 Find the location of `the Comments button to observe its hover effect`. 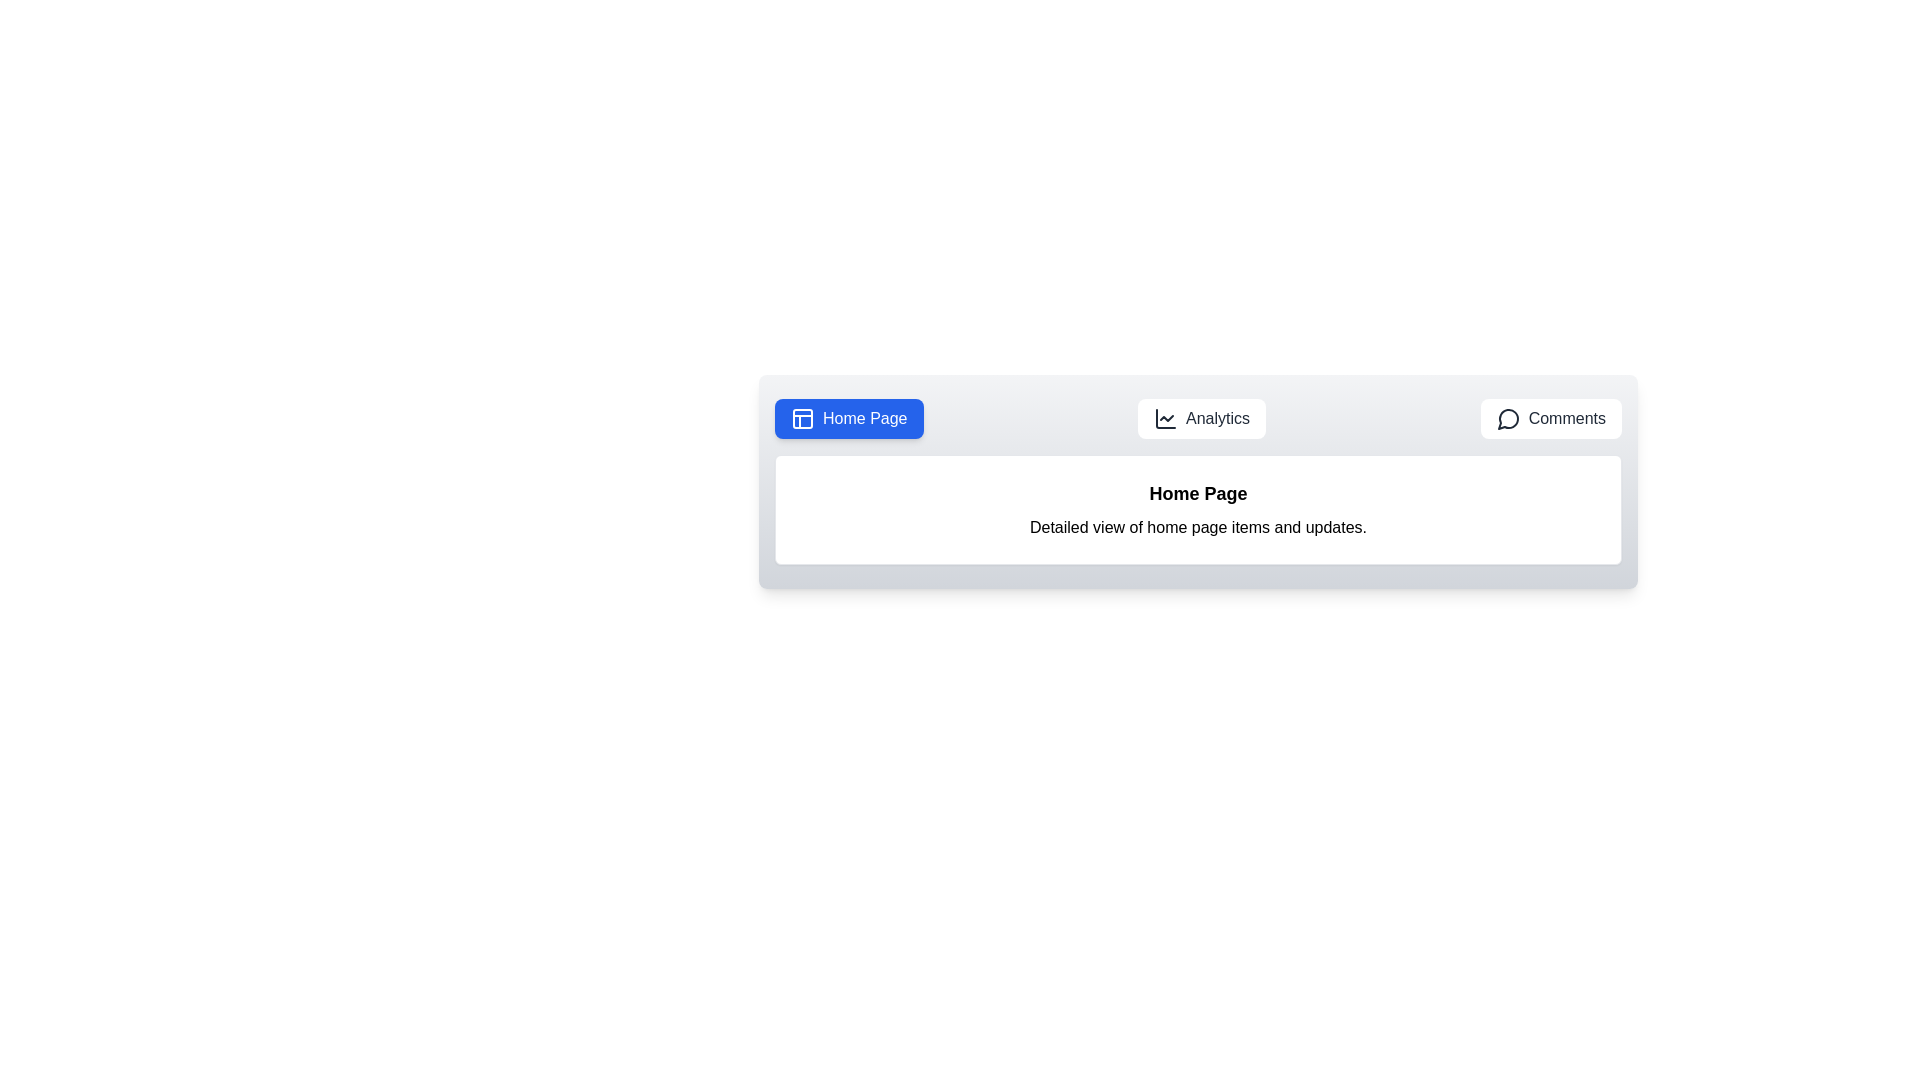

the Comments button to observe its hover effect is located at coordinates (1550, 418).